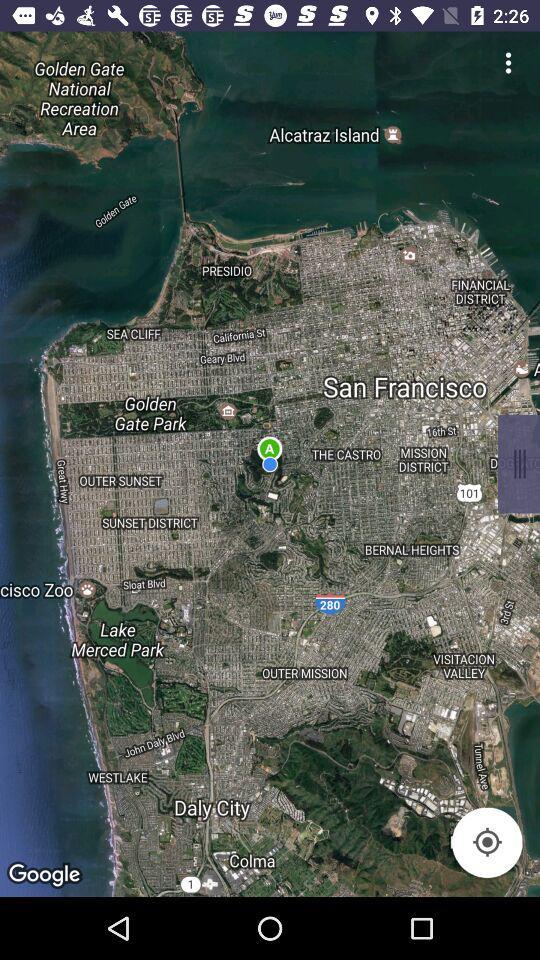 Image resolution: width=540 pixels, height=960 pixels. I want to click on settings, so click(508, 62).